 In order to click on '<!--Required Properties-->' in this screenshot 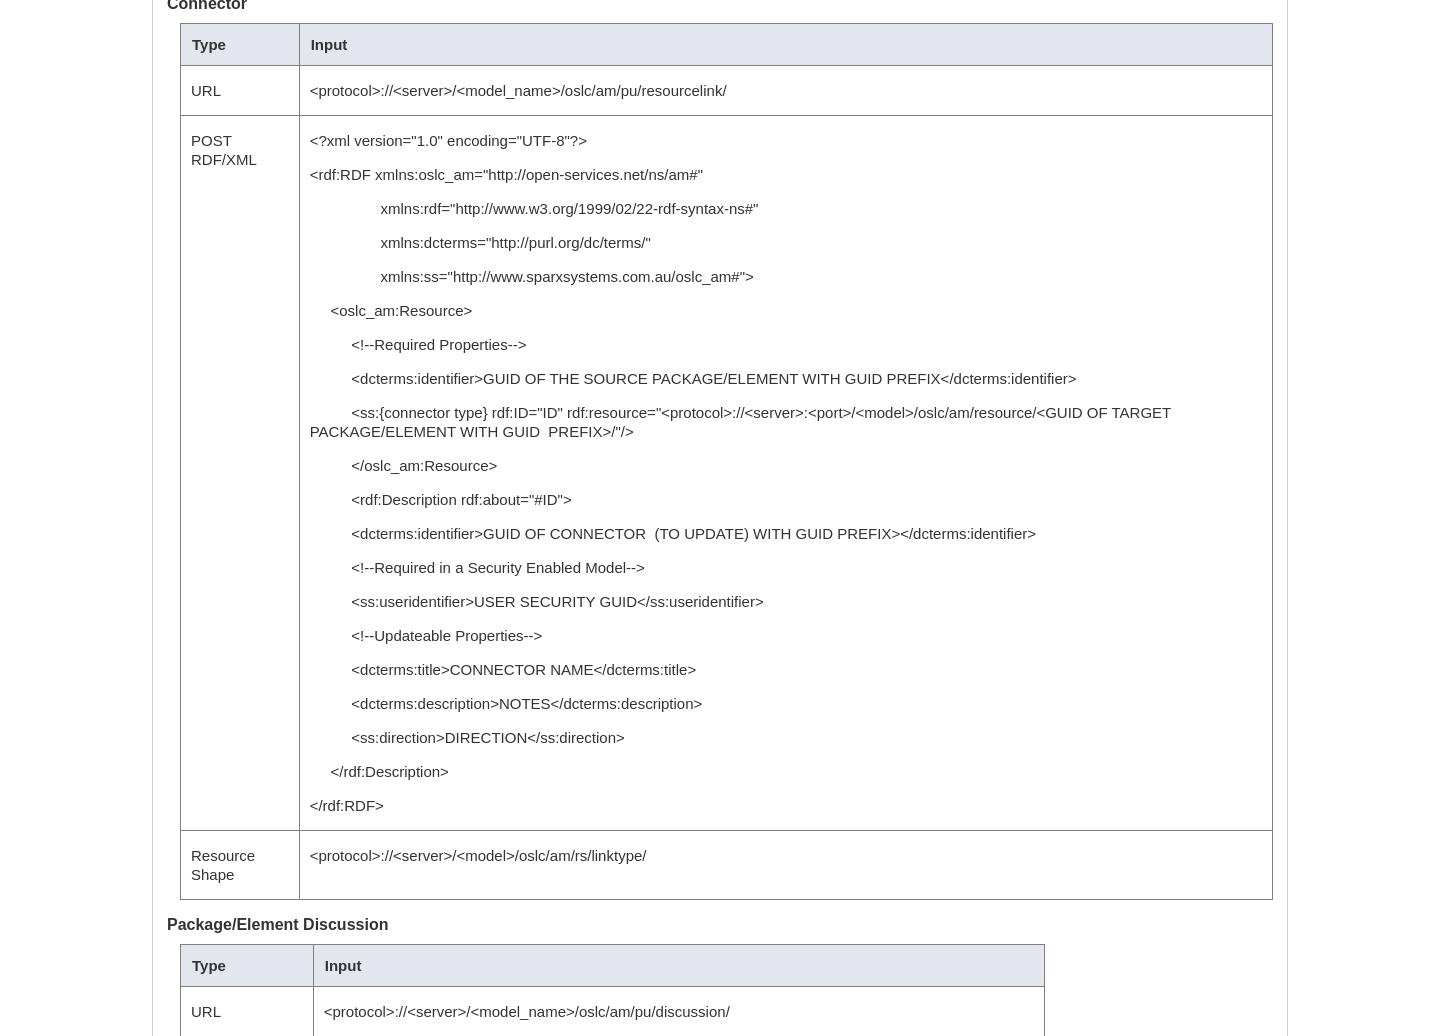, I will do `click(416, 344)`.